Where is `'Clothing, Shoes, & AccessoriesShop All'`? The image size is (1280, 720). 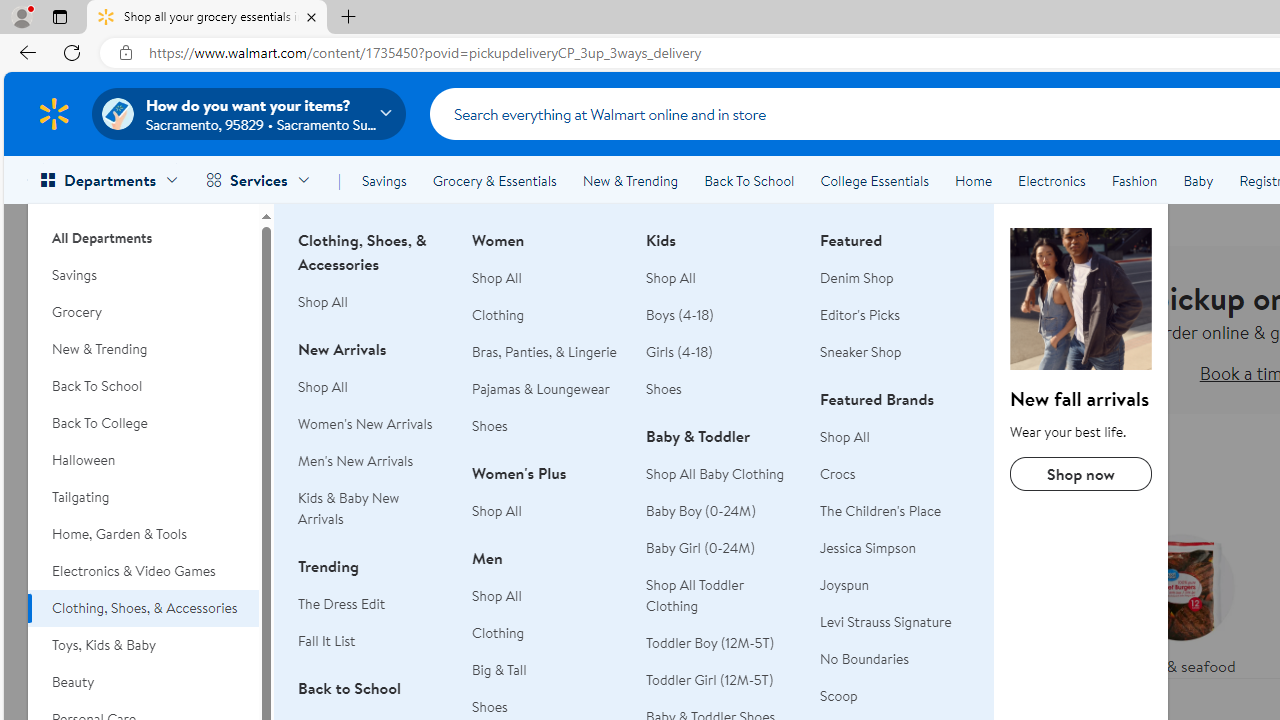
'Clothing, Shoes, & AccessoriesShop All' is located at coordinates (373, 282).